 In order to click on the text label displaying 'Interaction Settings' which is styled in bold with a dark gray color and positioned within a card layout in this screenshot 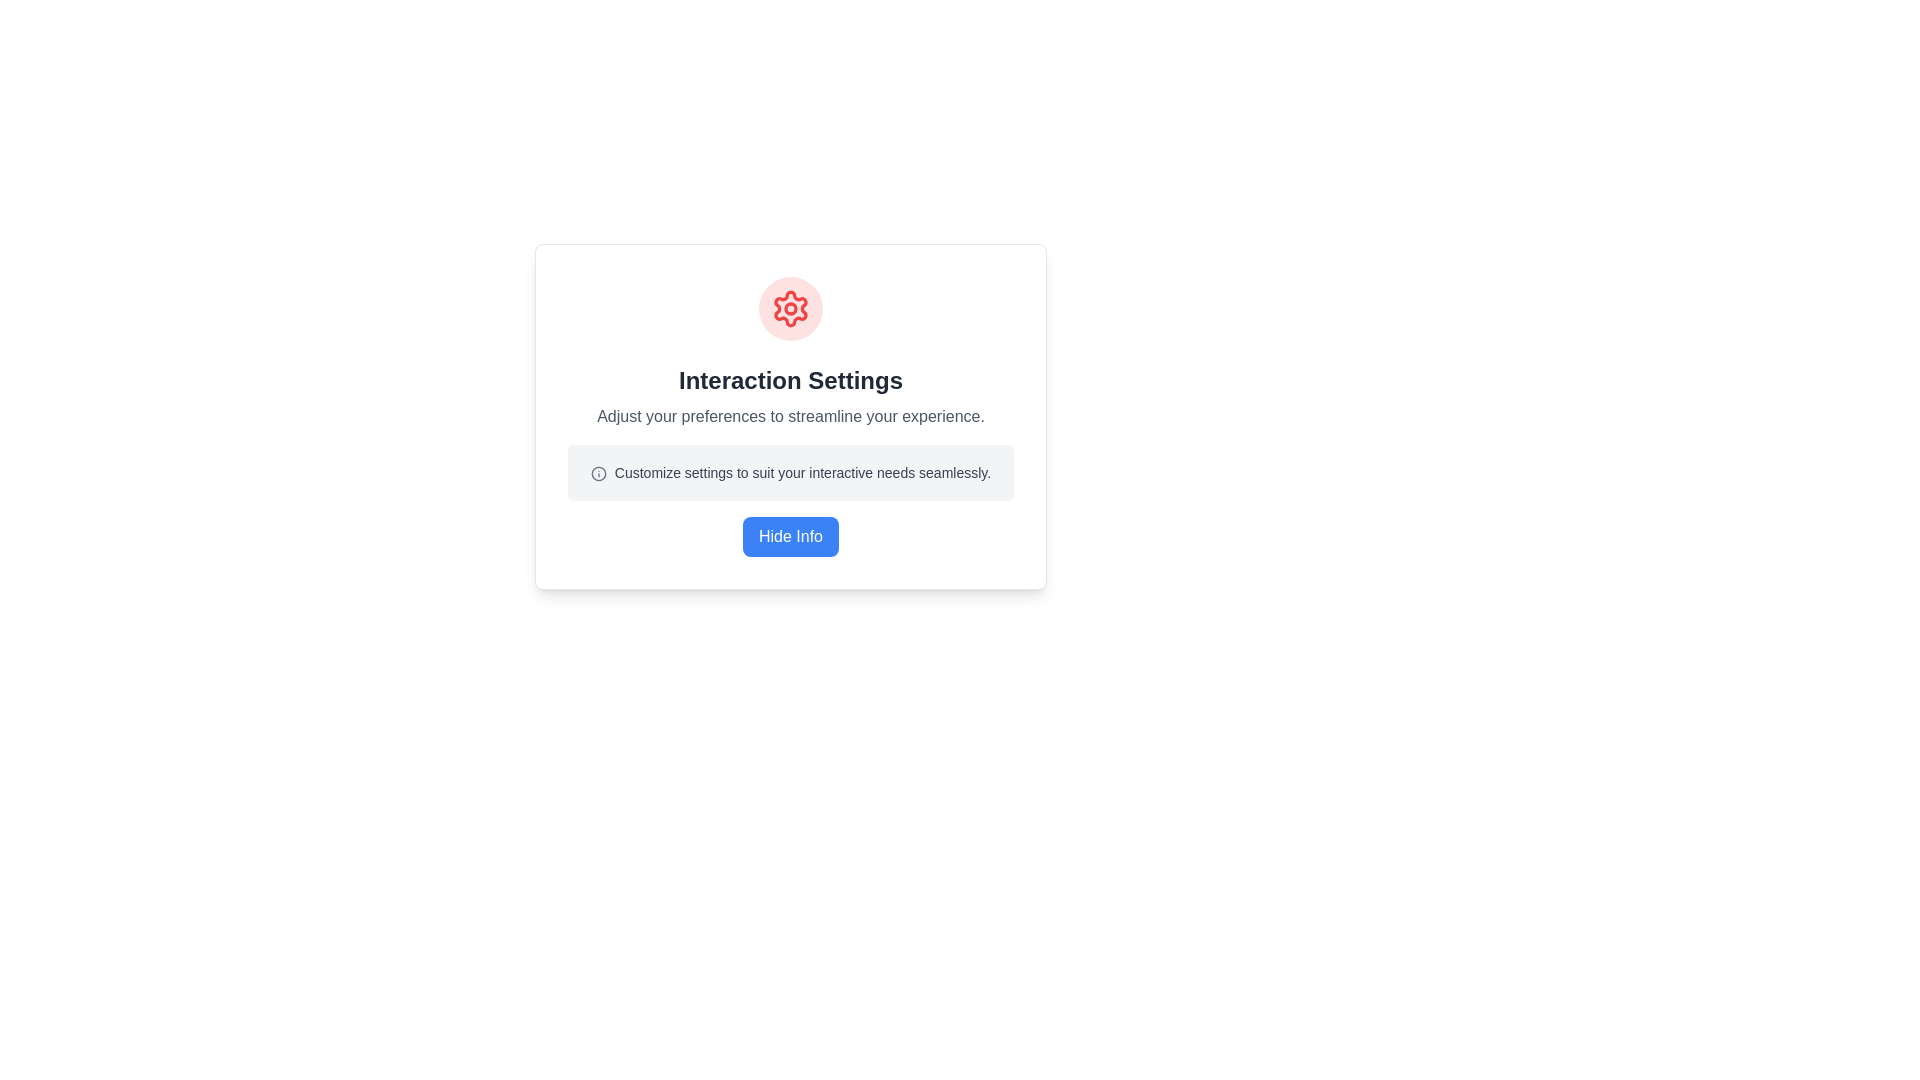, I will do `click(790, 381)`.